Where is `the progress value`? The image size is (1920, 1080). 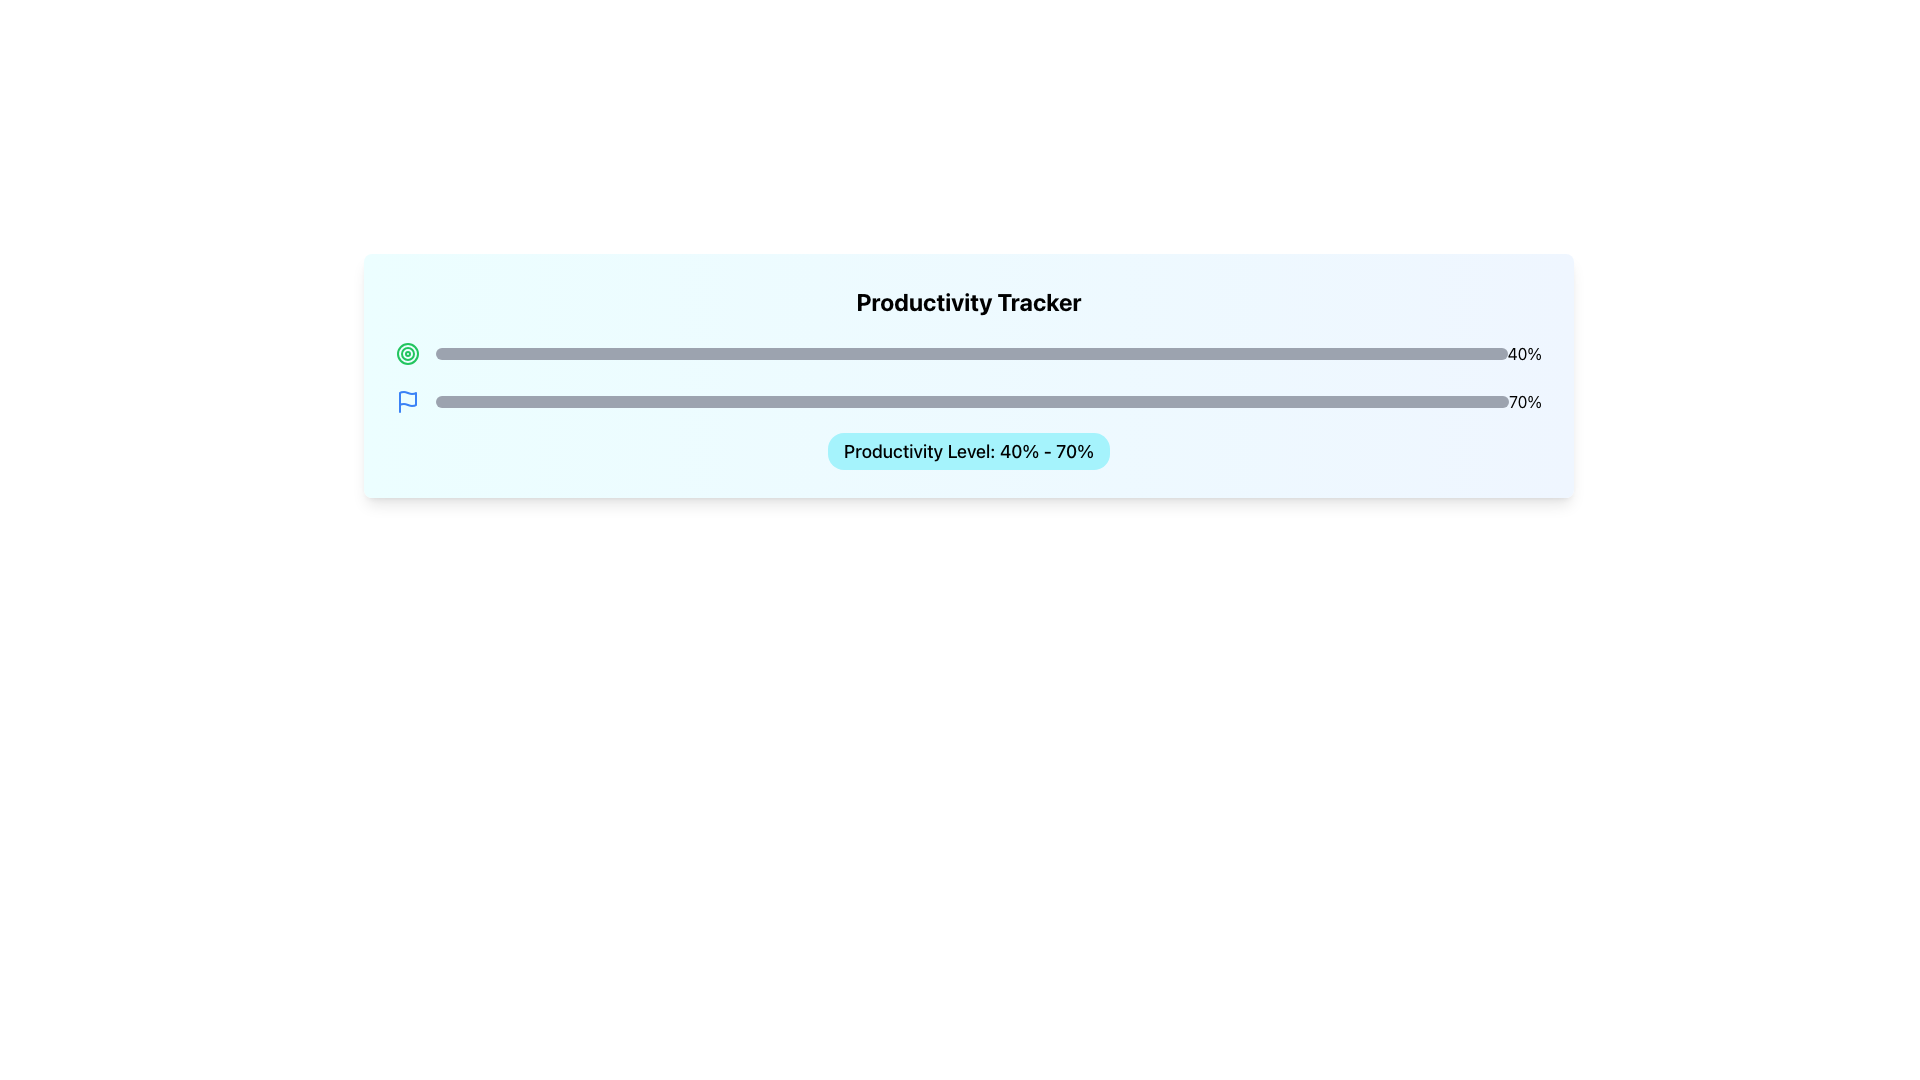
the progress value is located at coordinates (885, 401).